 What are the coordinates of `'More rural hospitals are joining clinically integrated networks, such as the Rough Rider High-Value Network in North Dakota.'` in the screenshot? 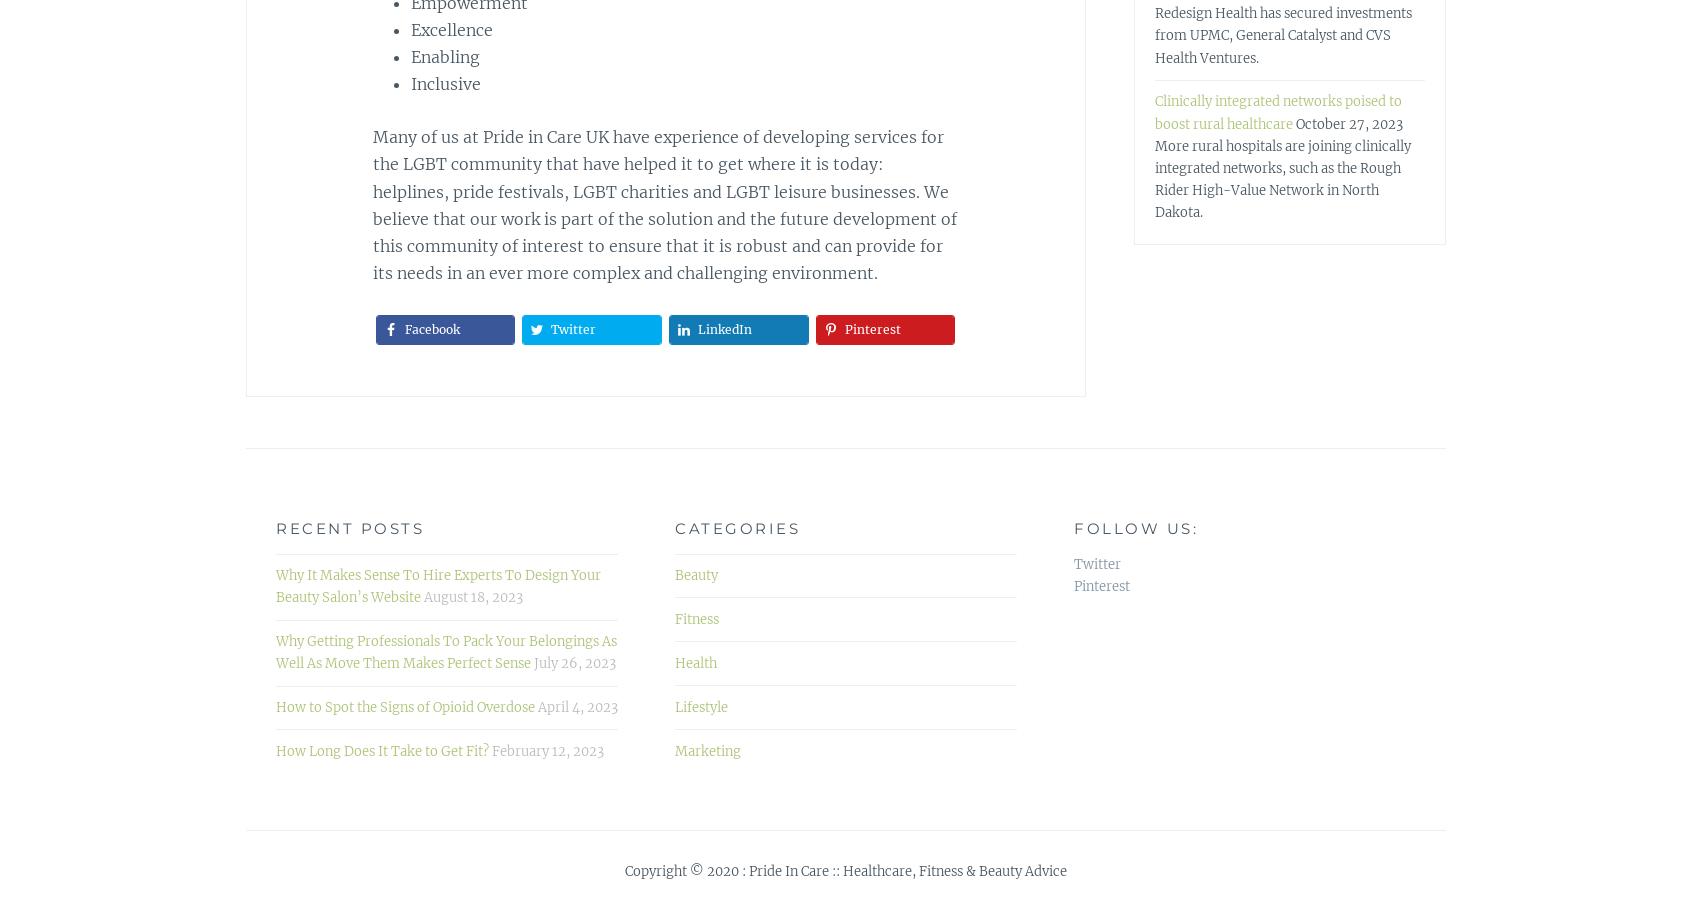 It's located at (1282, 178).